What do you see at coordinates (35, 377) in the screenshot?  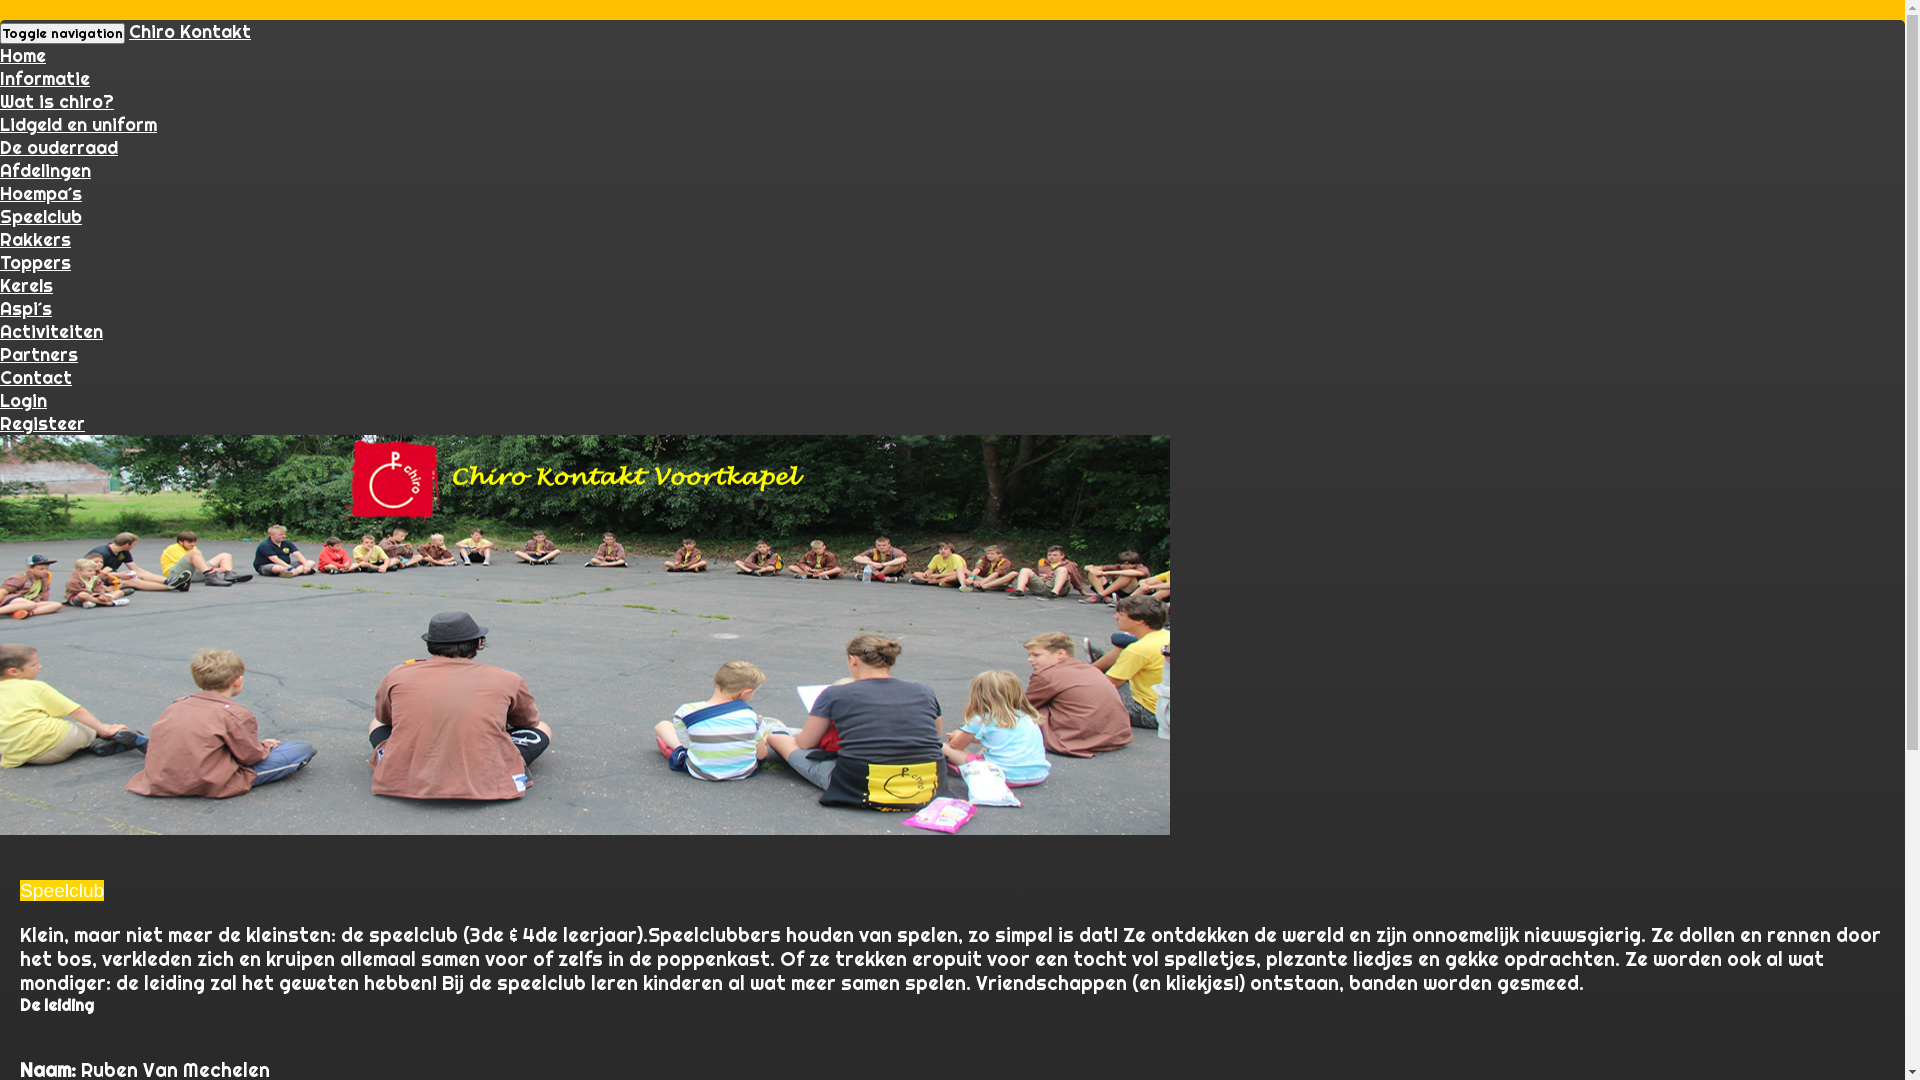 I see `'Contact'` at bounding box center [35, 377].